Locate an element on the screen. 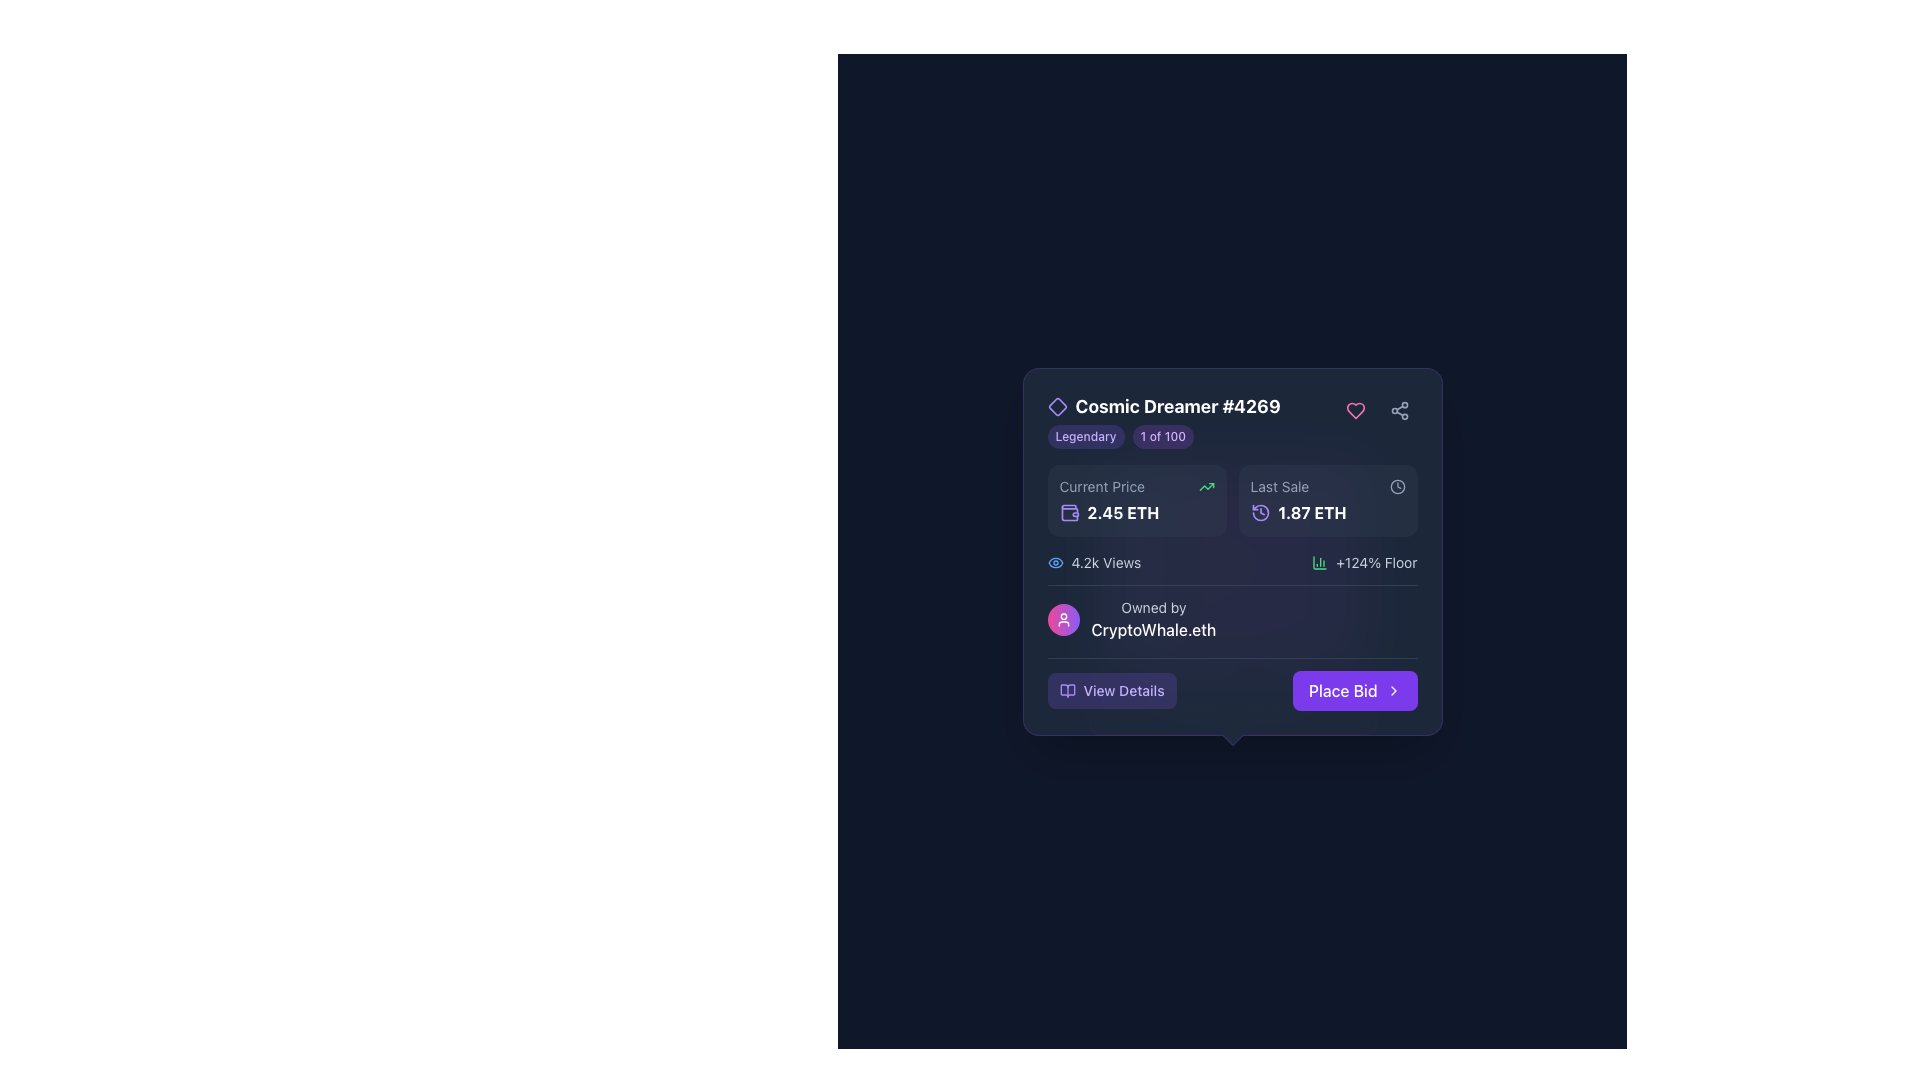 The image size is (1920, 1080). the heart-shaped icon with a pink gradient color is located at coordinates (1355, 410).